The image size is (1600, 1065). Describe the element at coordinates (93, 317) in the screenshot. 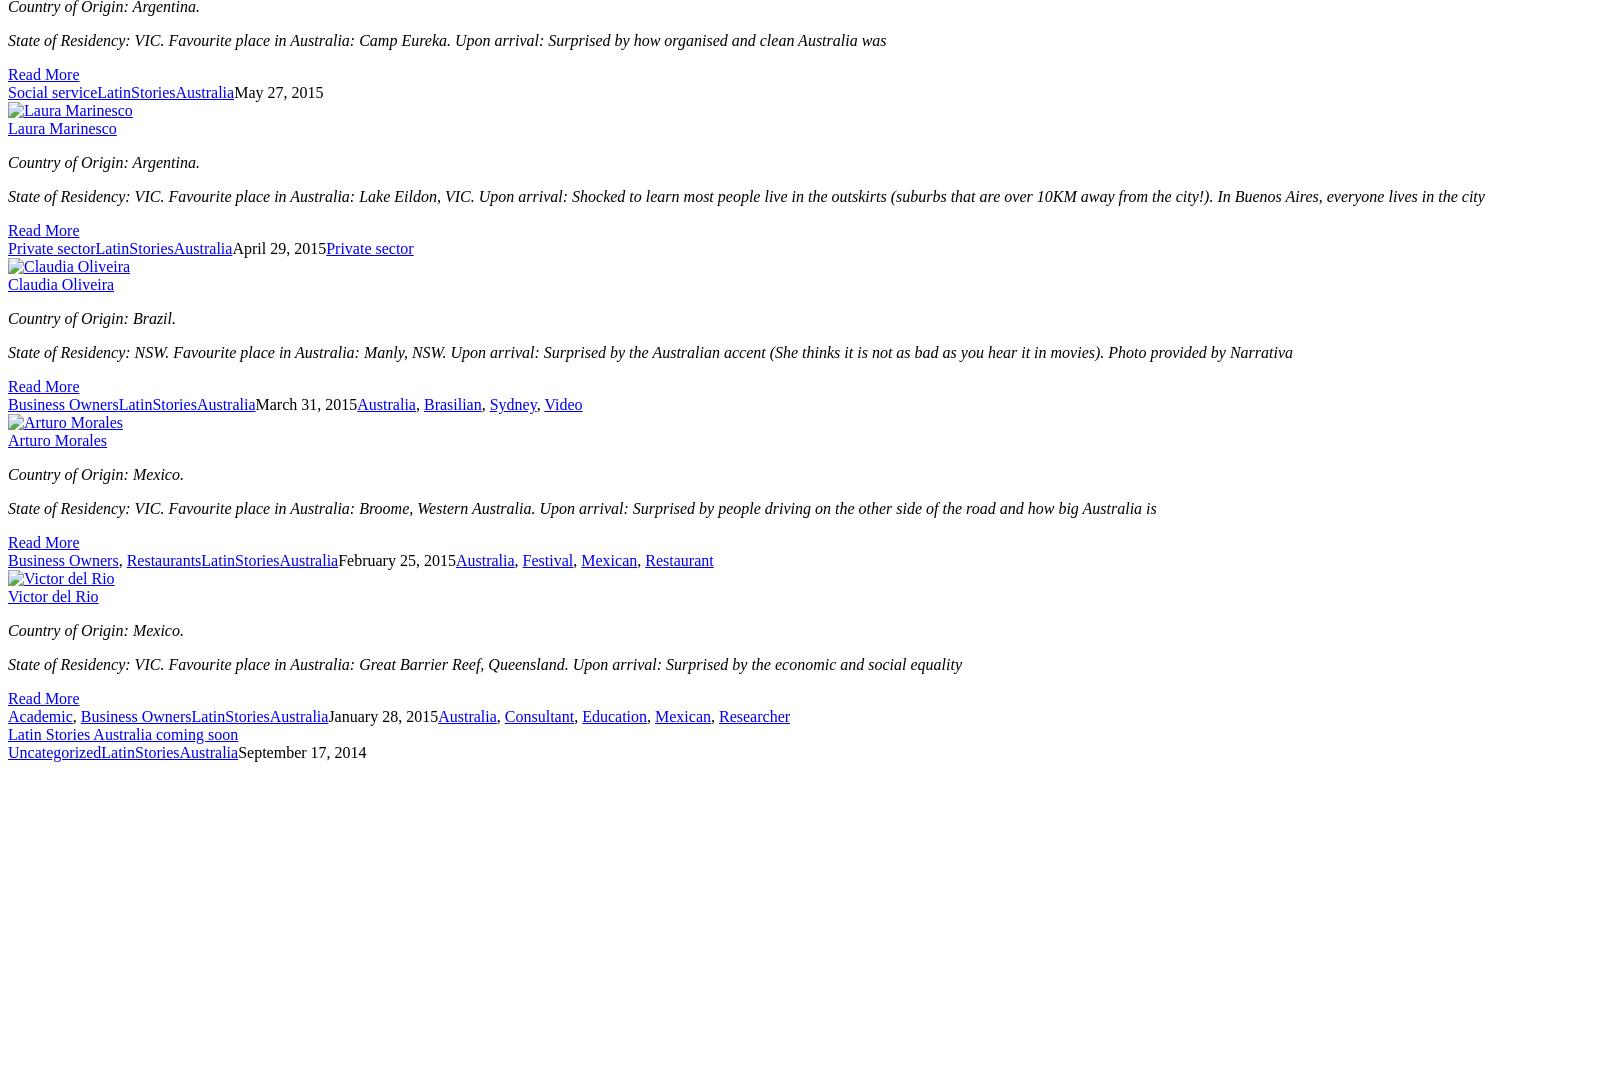

I see `'Country of Origin: Brazil.'` at that location.